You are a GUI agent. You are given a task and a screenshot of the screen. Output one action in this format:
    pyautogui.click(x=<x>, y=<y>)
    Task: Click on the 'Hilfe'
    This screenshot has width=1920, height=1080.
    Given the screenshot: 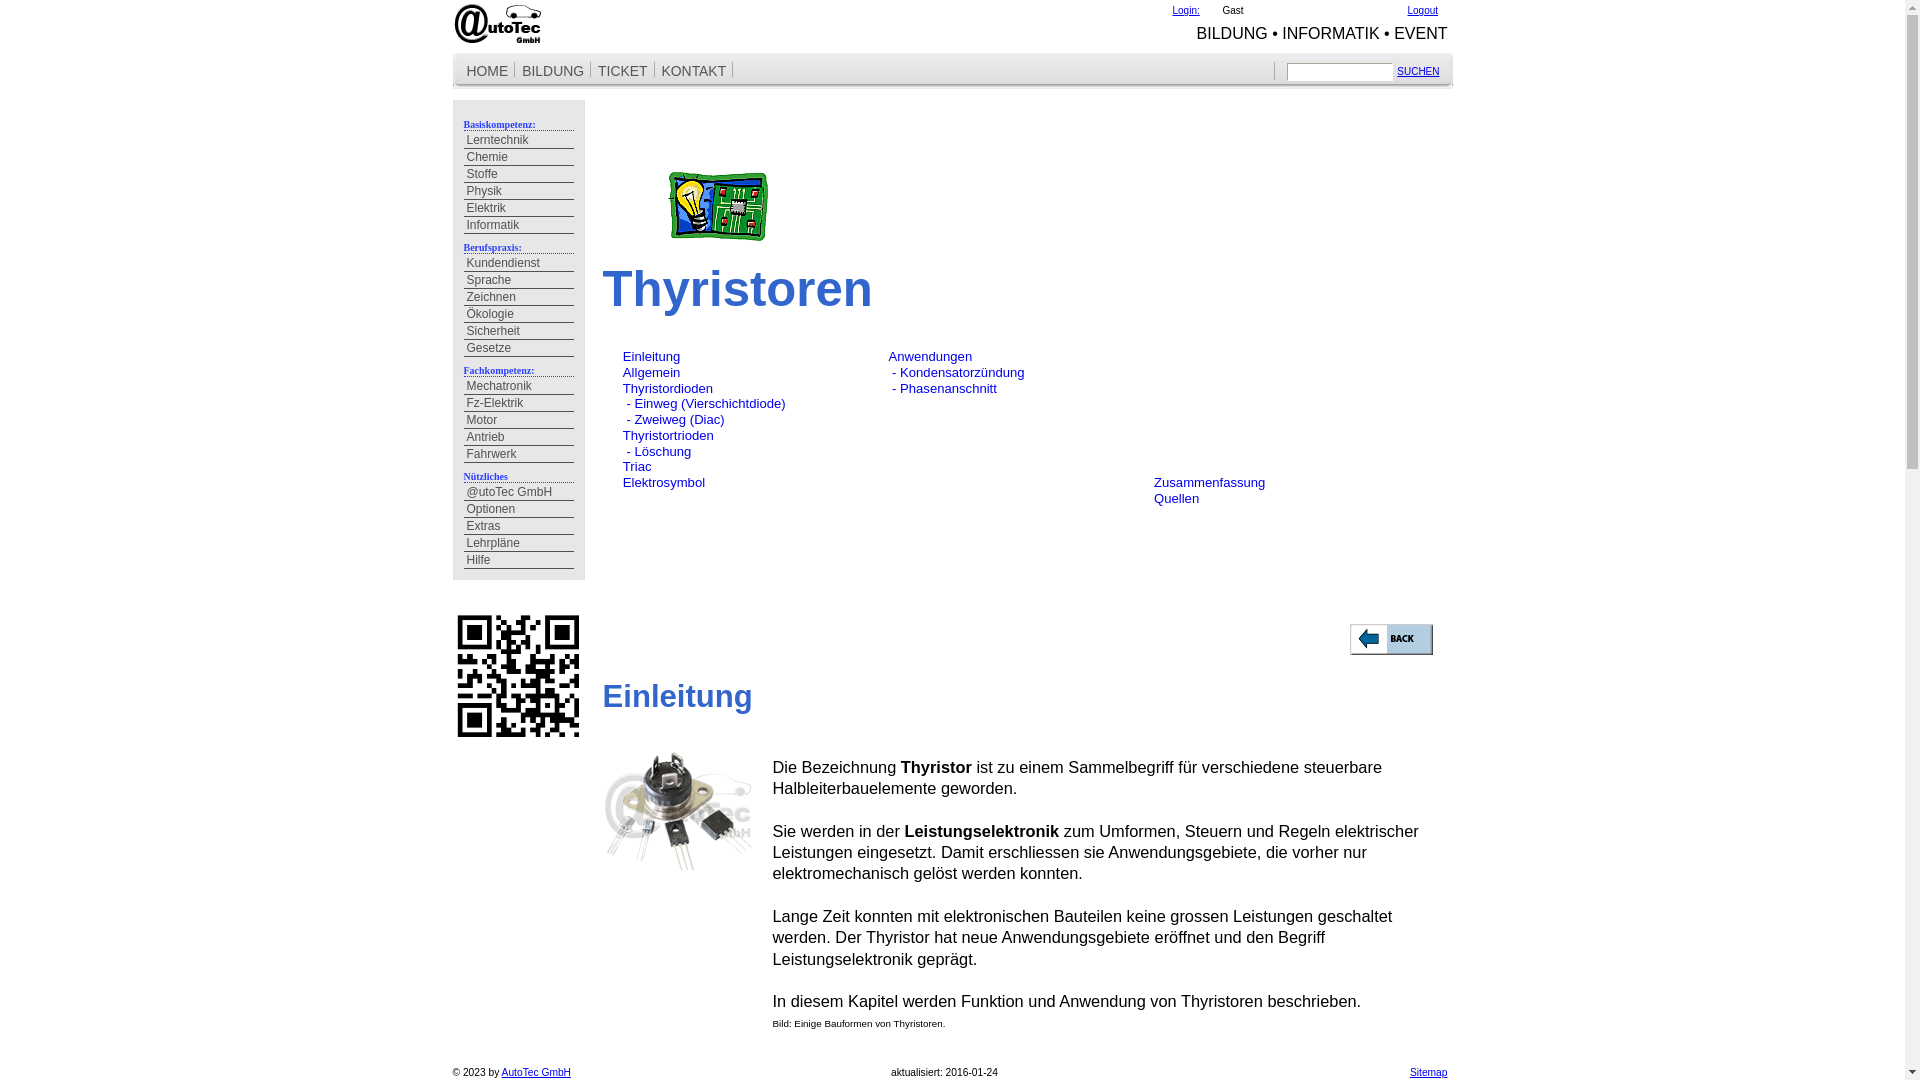 What is the action you would take?
    pyautogui.click(x=518, y=560)
    